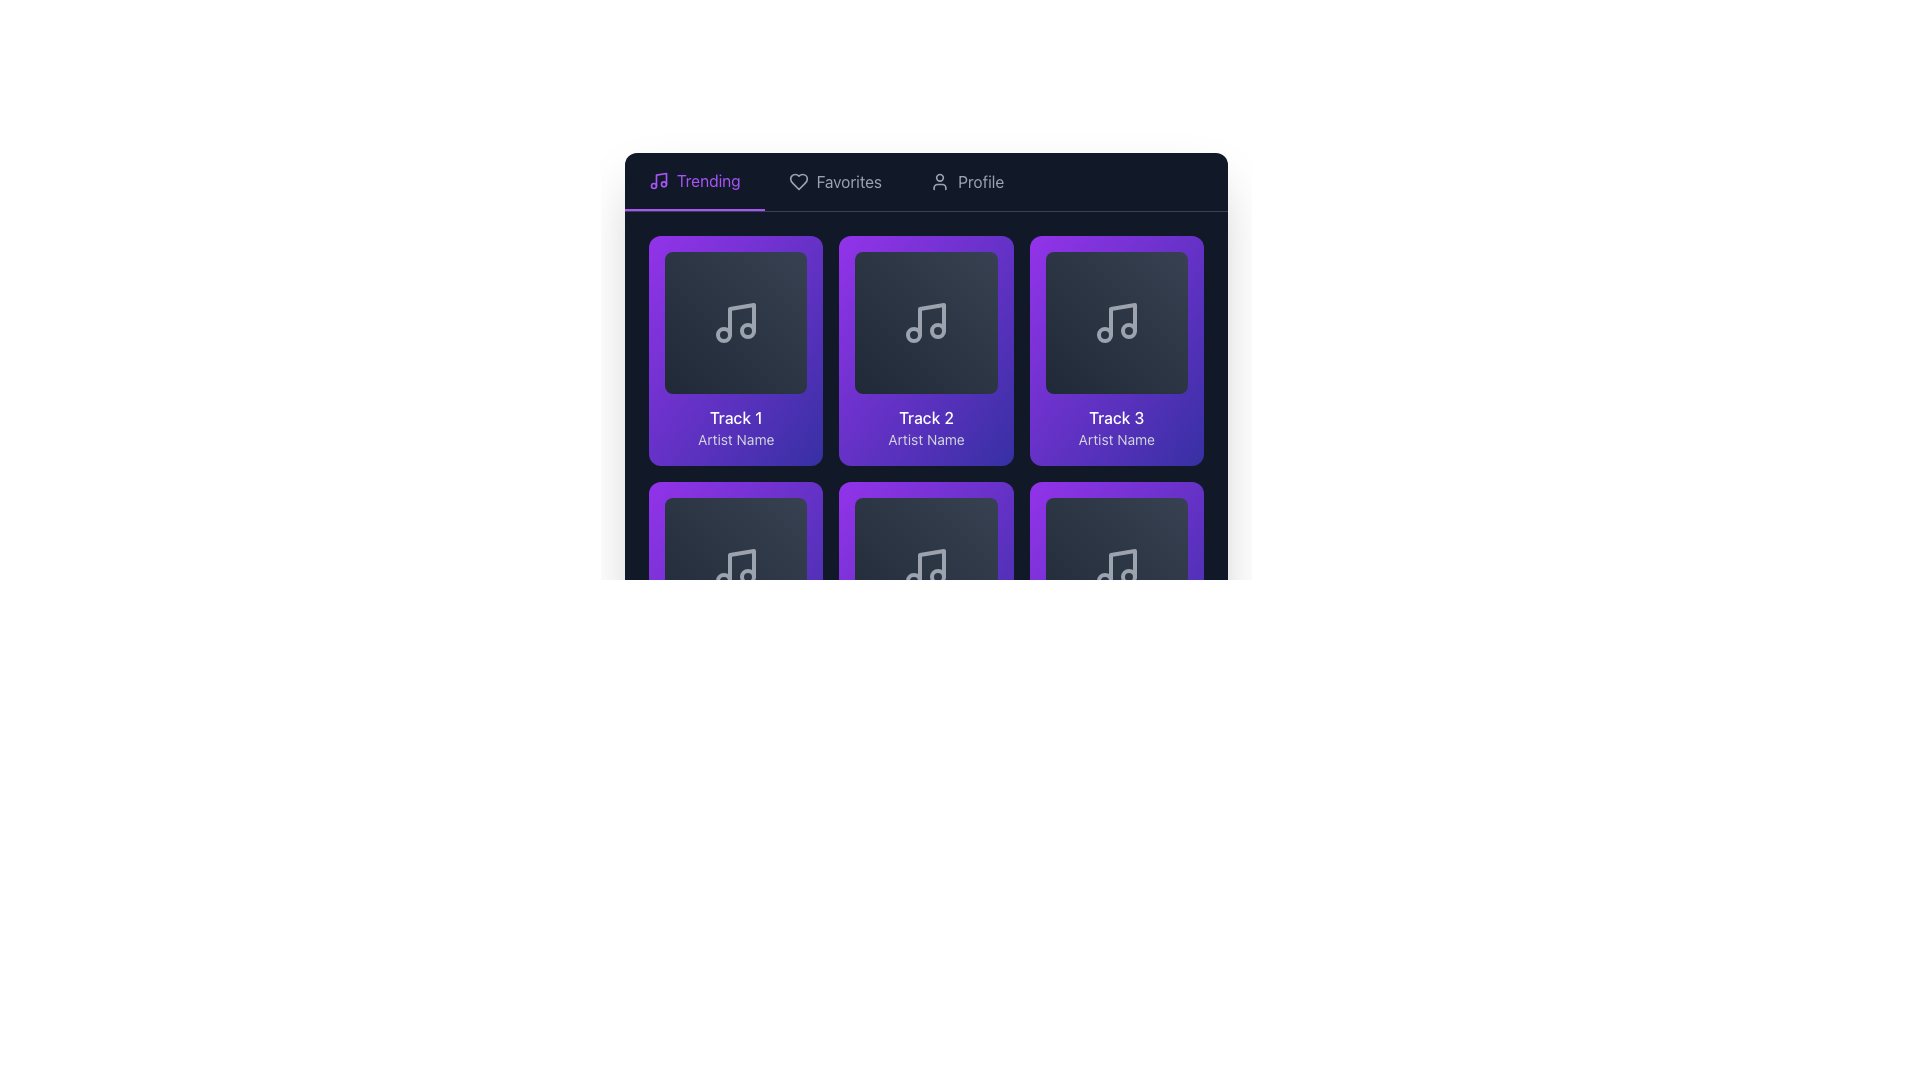 Image resolution: width=1920 pixels, height=1080 pixels. Describe the element at coordinates (849, 181) in the screenshot. I see `the 'Favorites' navigation label displayed in white font on a dark background by moving the cursor to its center point` at that location.